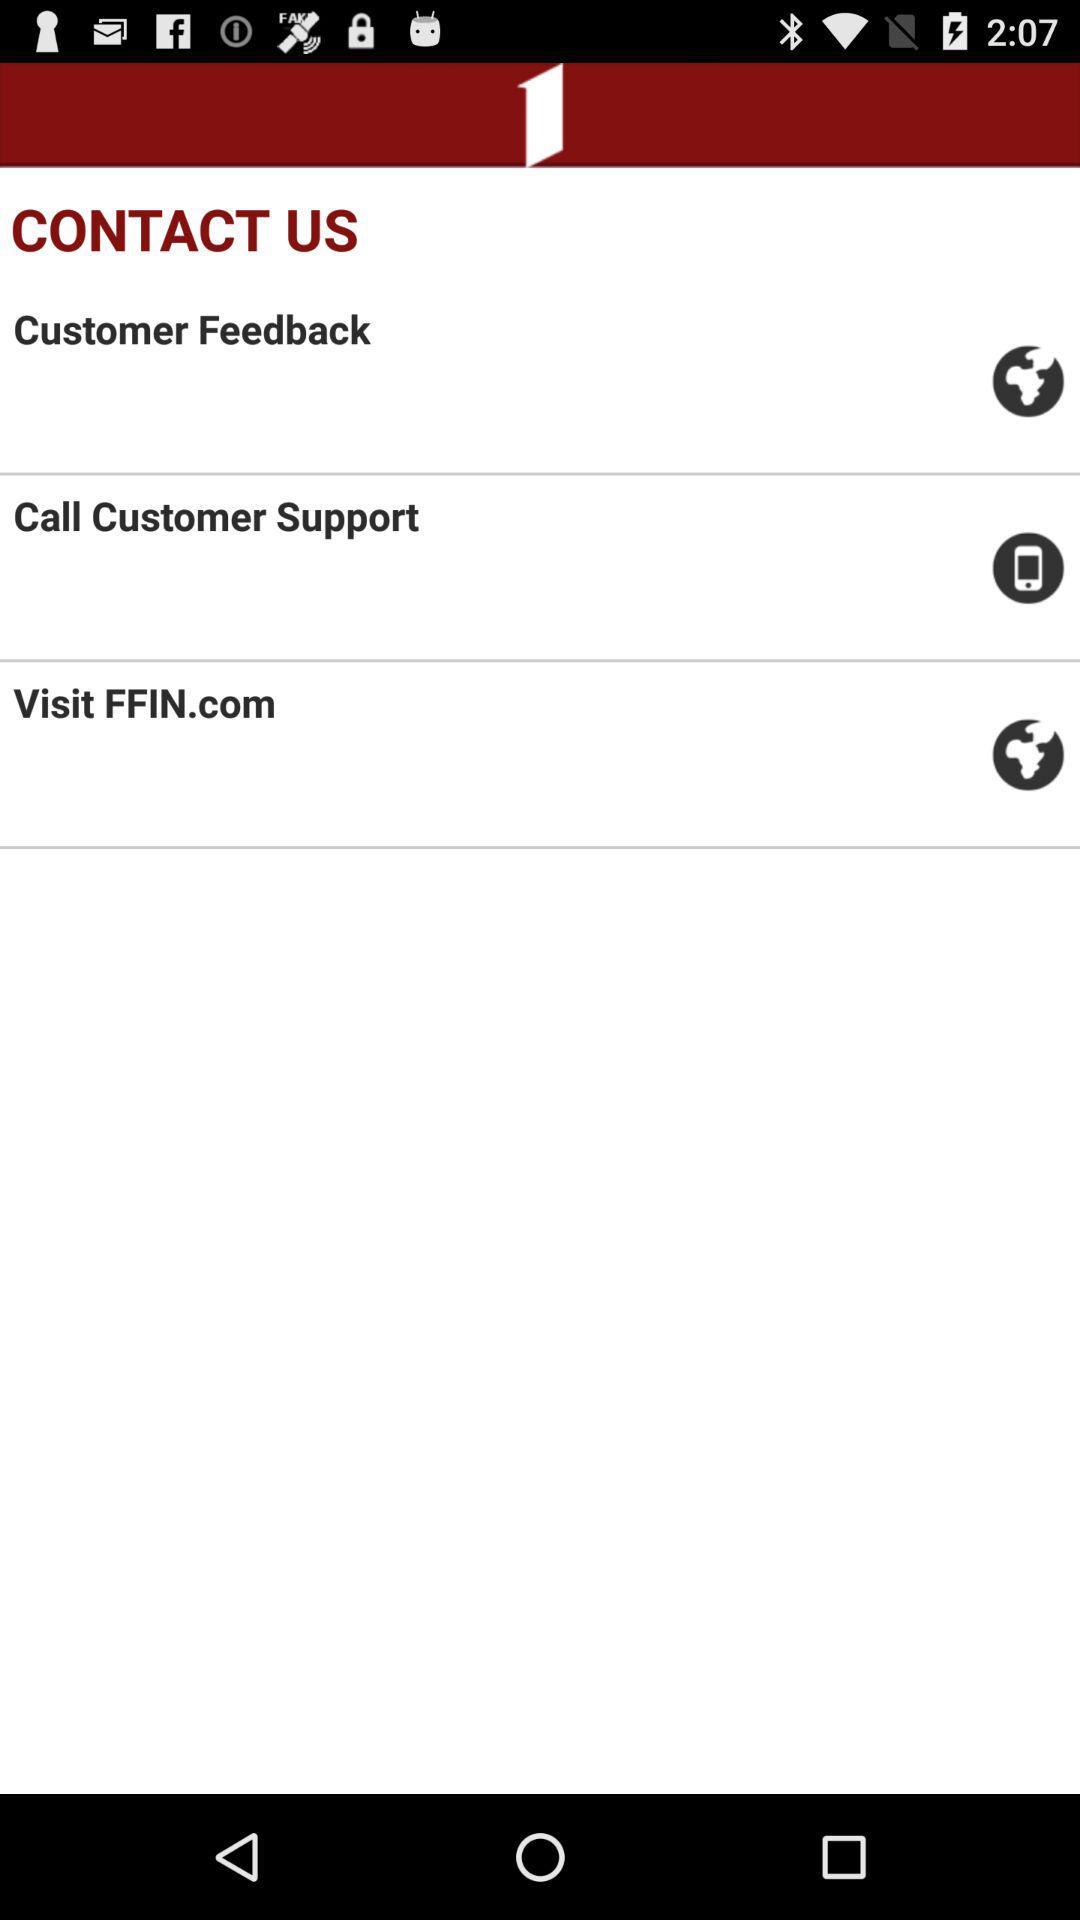  What do you see at coordinates (192, 328) in the screenshot?
I see `customer feedback item` at bounding box center [192, 328].